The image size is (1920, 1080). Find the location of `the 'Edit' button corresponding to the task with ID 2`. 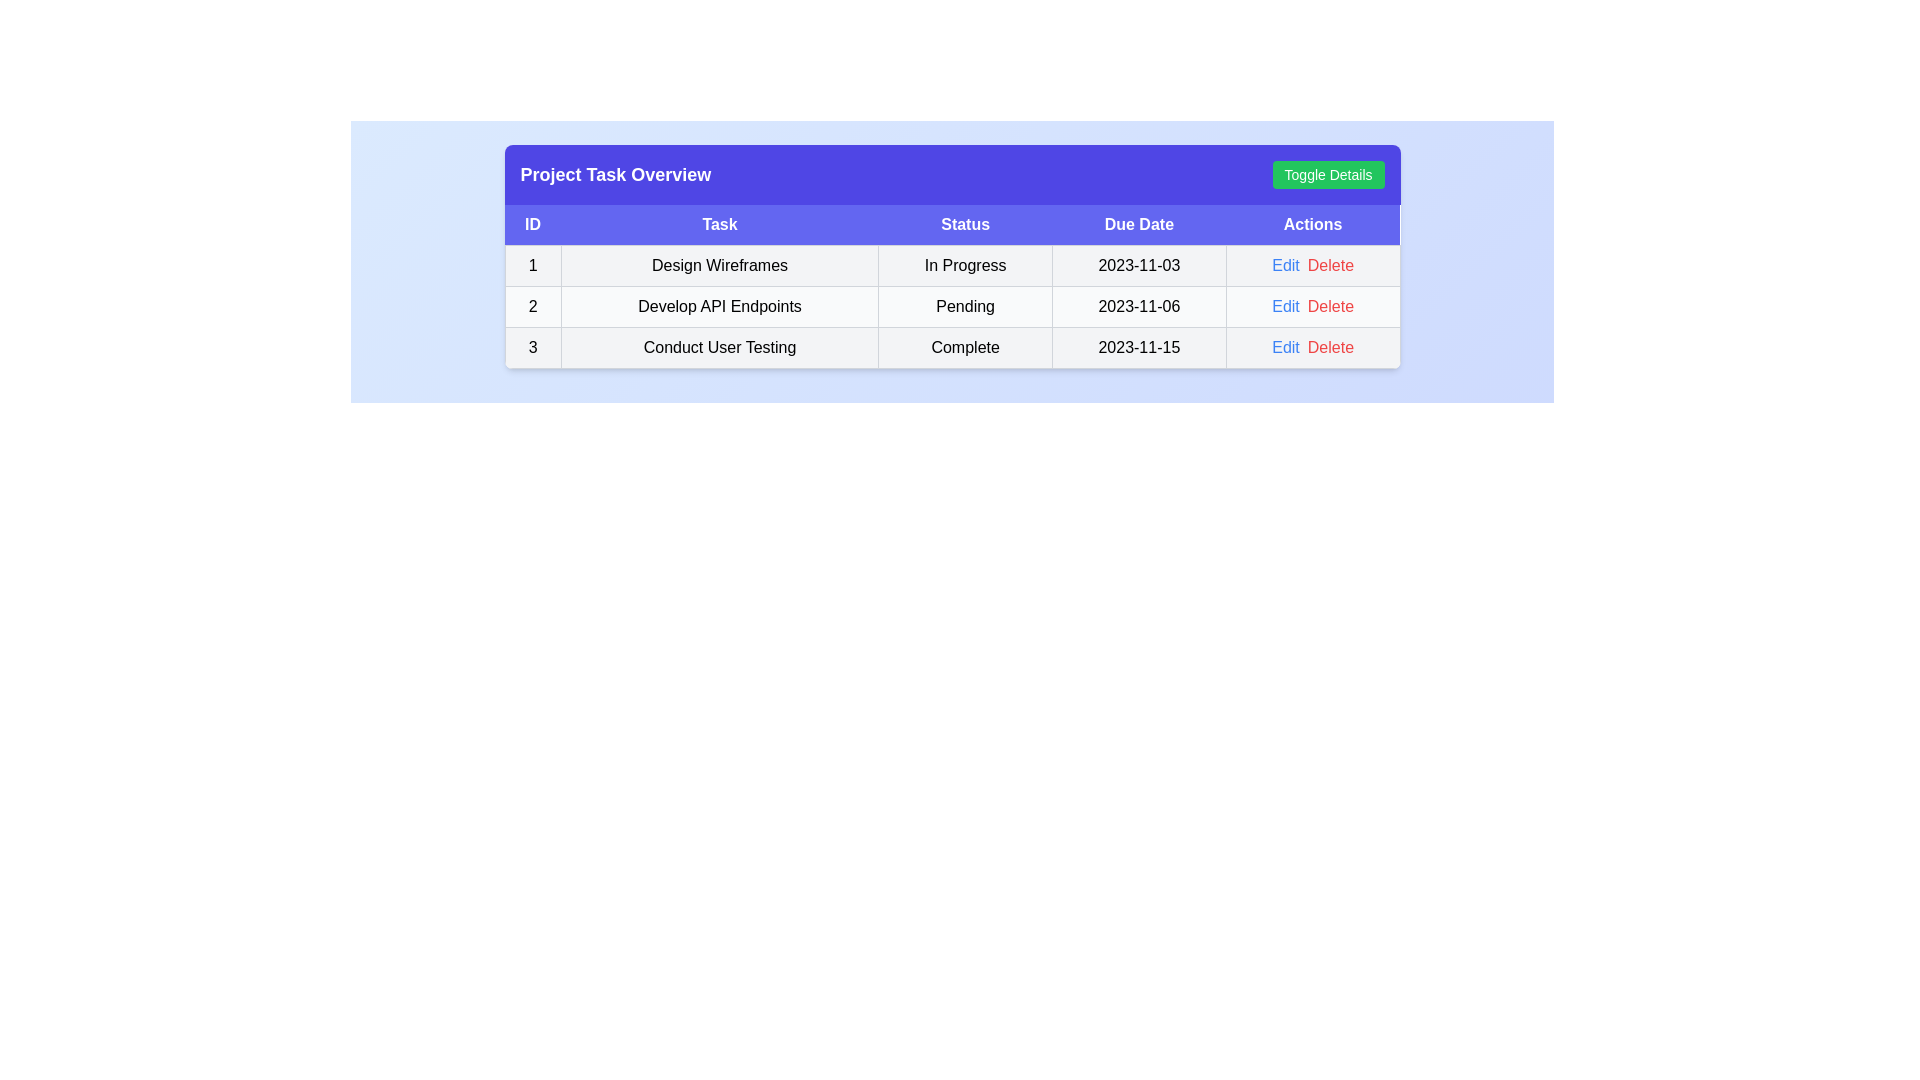

the 'Edit' button corresponding to the task with ID 2 is located at coordinates (1286, 307).